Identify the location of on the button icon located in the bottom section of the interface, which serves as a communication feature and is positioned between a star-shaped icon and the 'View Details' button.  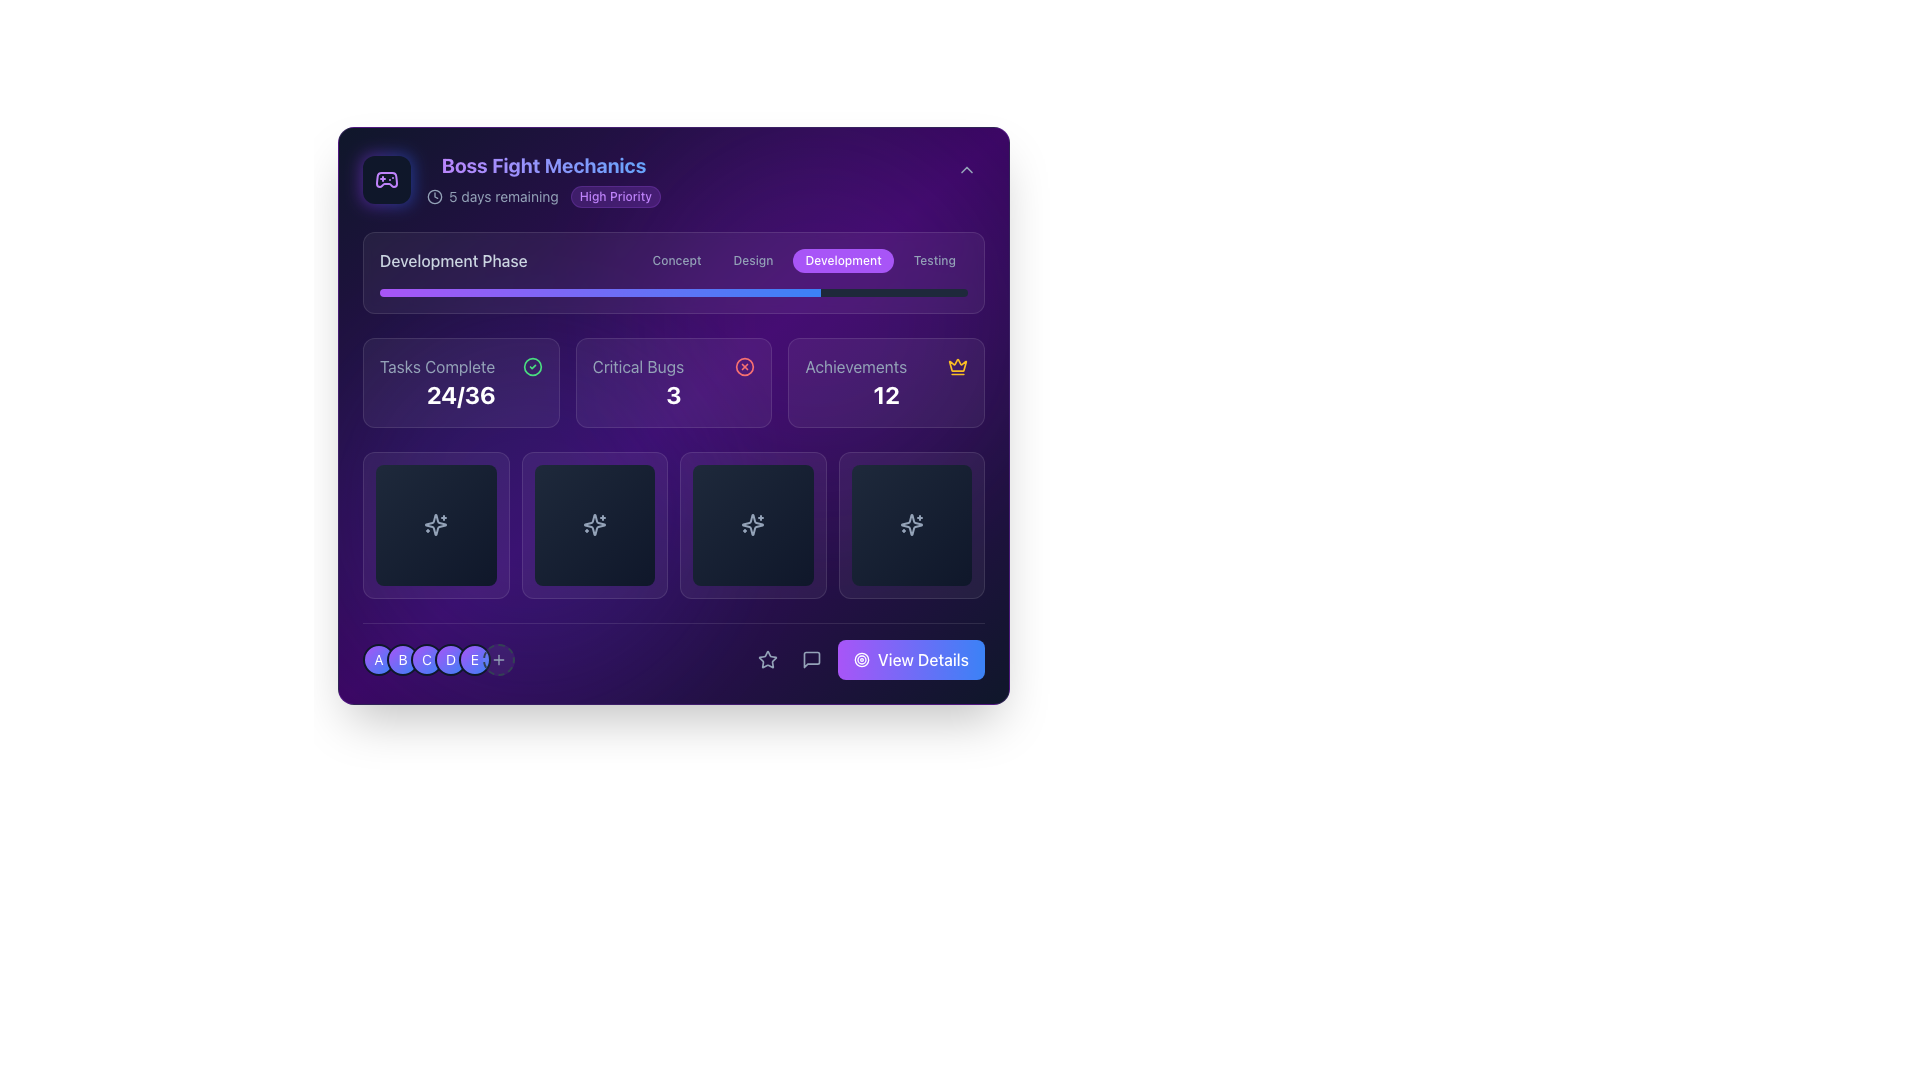
(811, 659).